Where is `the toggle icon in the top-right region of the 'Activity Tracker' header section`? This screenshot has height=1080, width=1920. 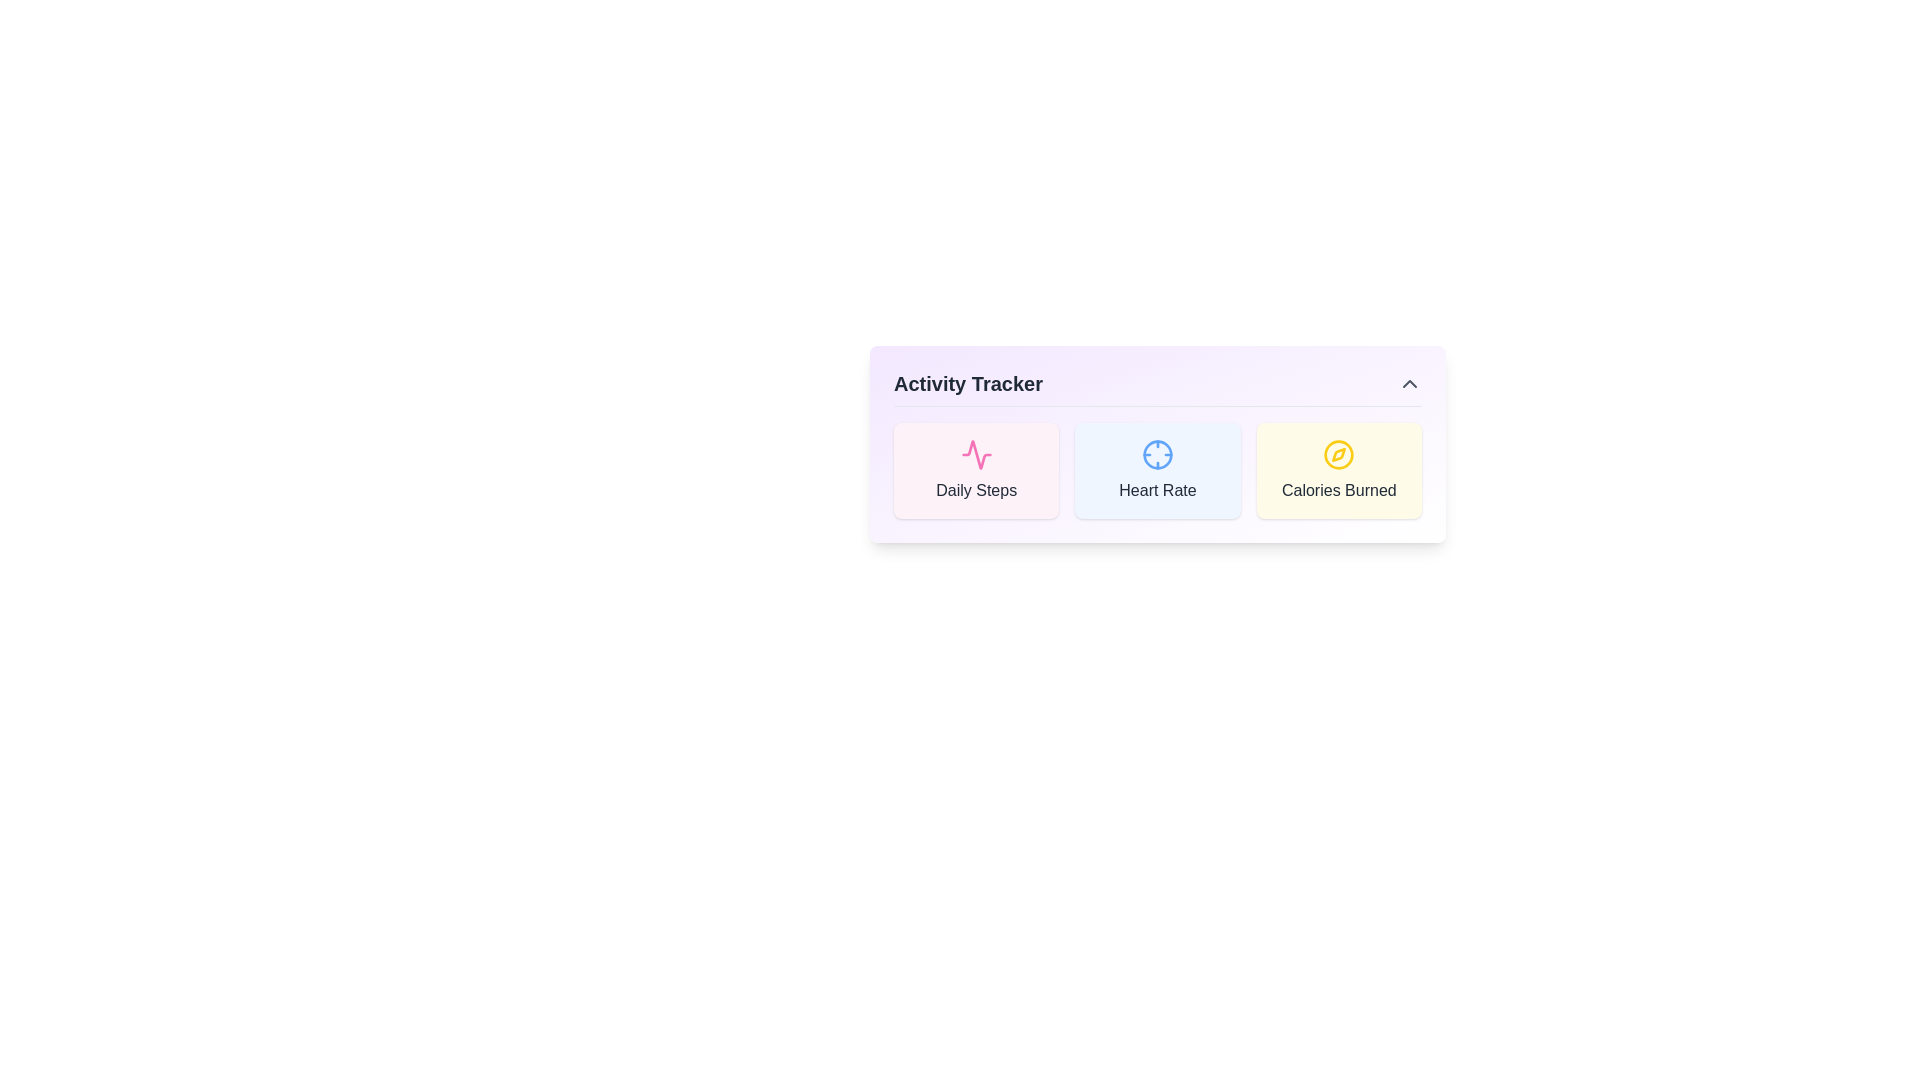
the toggle icon in the top-right region of the 'Activity Tracker' header section is located at coordinates (1409, 384).